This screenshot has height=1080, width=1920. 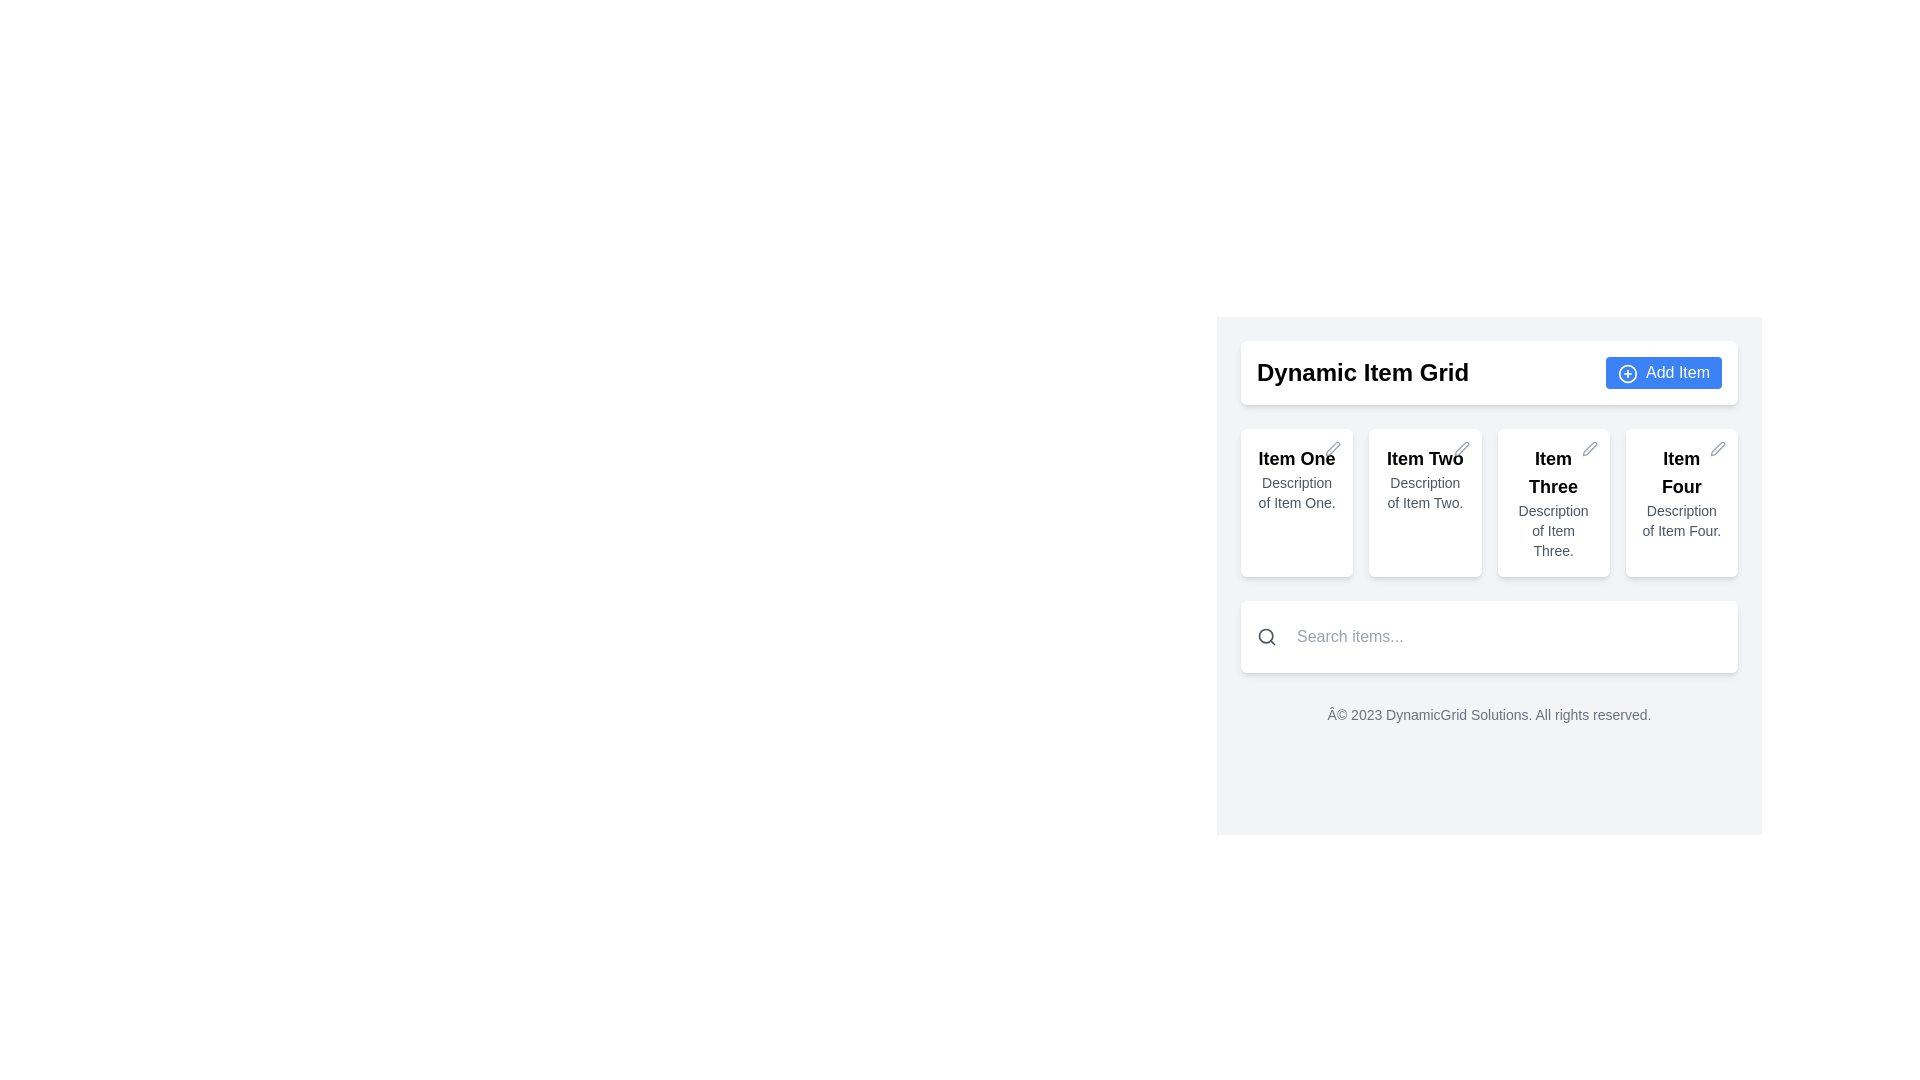 What do you see at coordinates (1362, 373) in the screenshot?
I see `text from the bold and large font label that displays 'Dynamic Item Grid', located to the left of the blue button labeled 'Add Item'` at bounding box center [1362, 373].